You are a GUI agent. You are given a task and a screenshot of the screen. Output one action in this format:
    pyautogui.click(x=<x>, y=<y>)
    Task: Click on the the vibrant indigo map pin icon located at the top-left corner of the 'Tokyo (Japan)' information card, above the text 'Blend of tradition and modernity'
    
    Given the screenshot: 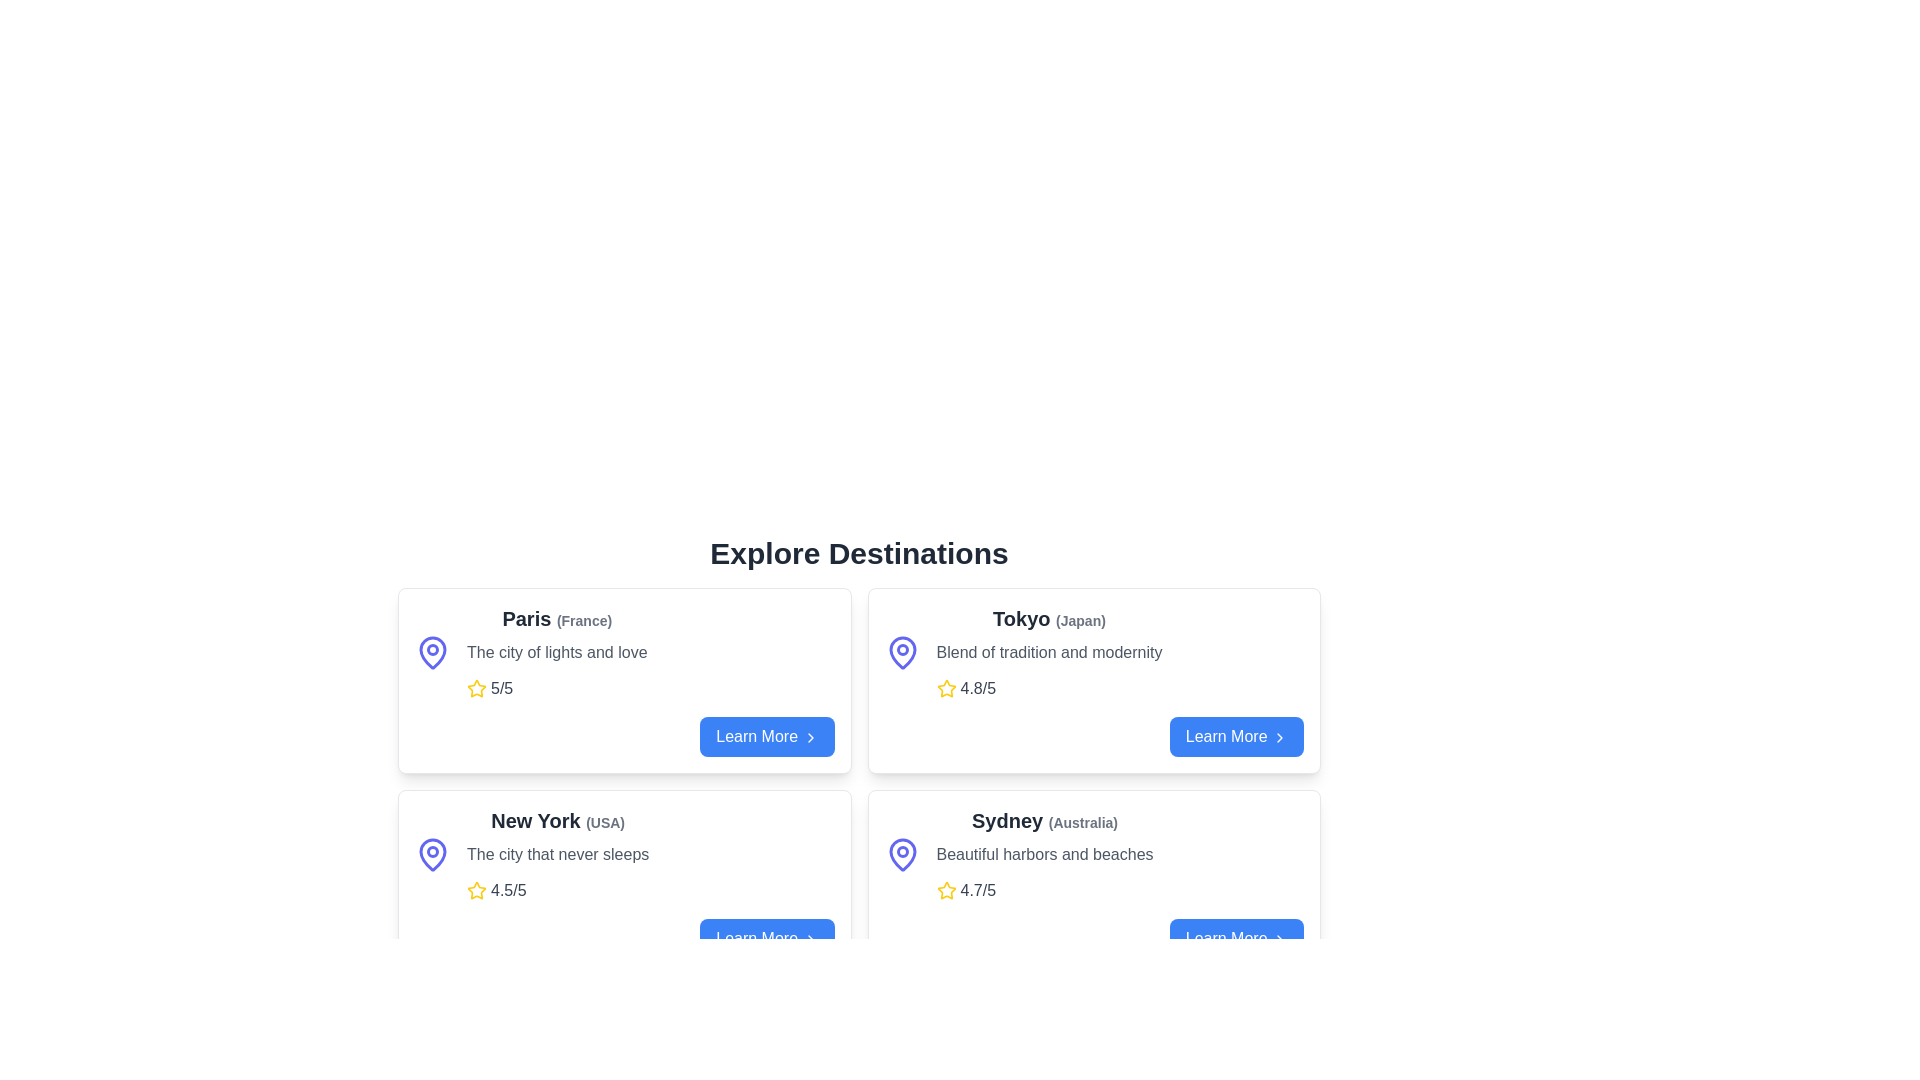 What is the action you would take?
    pyautogui.click(x=901, y=652)
    